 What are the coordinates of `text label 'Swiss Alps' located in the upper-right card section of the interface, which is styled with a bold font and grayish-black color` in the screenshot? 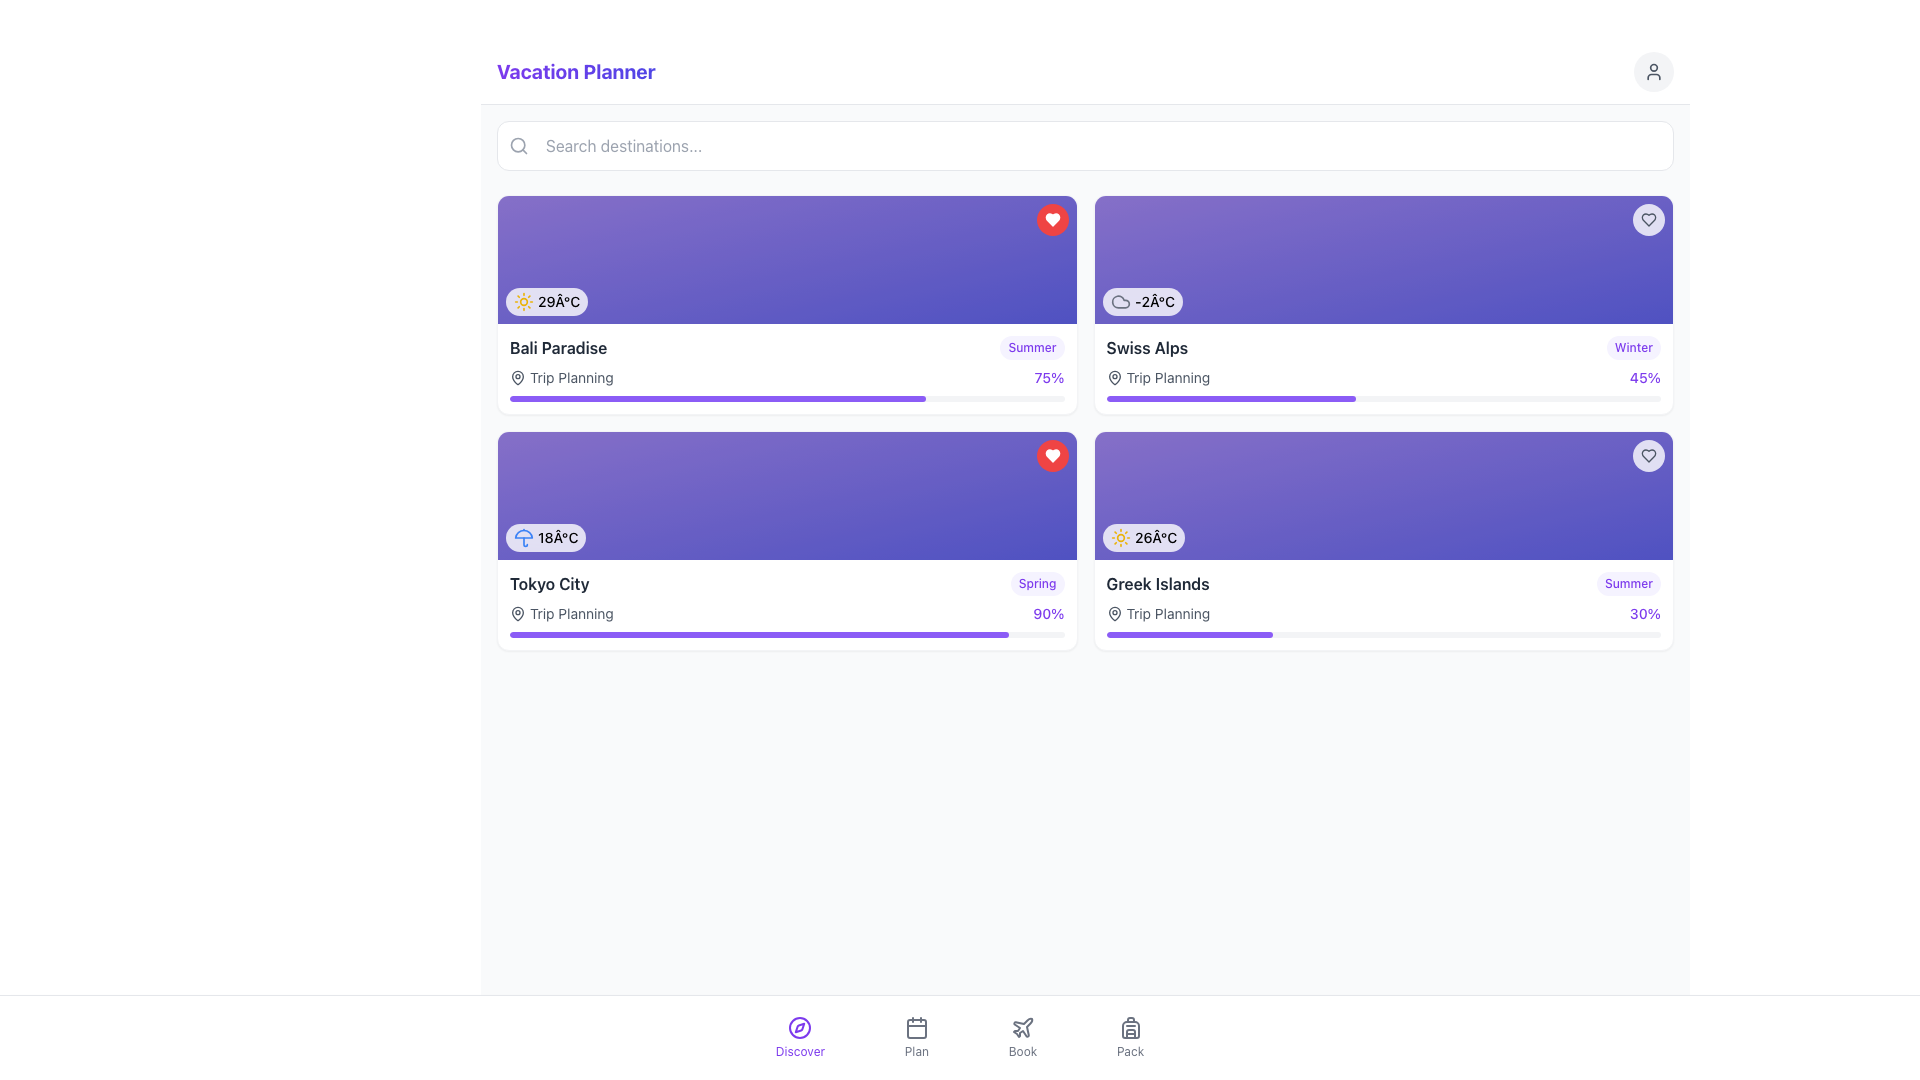 It's located at (1147, 346).